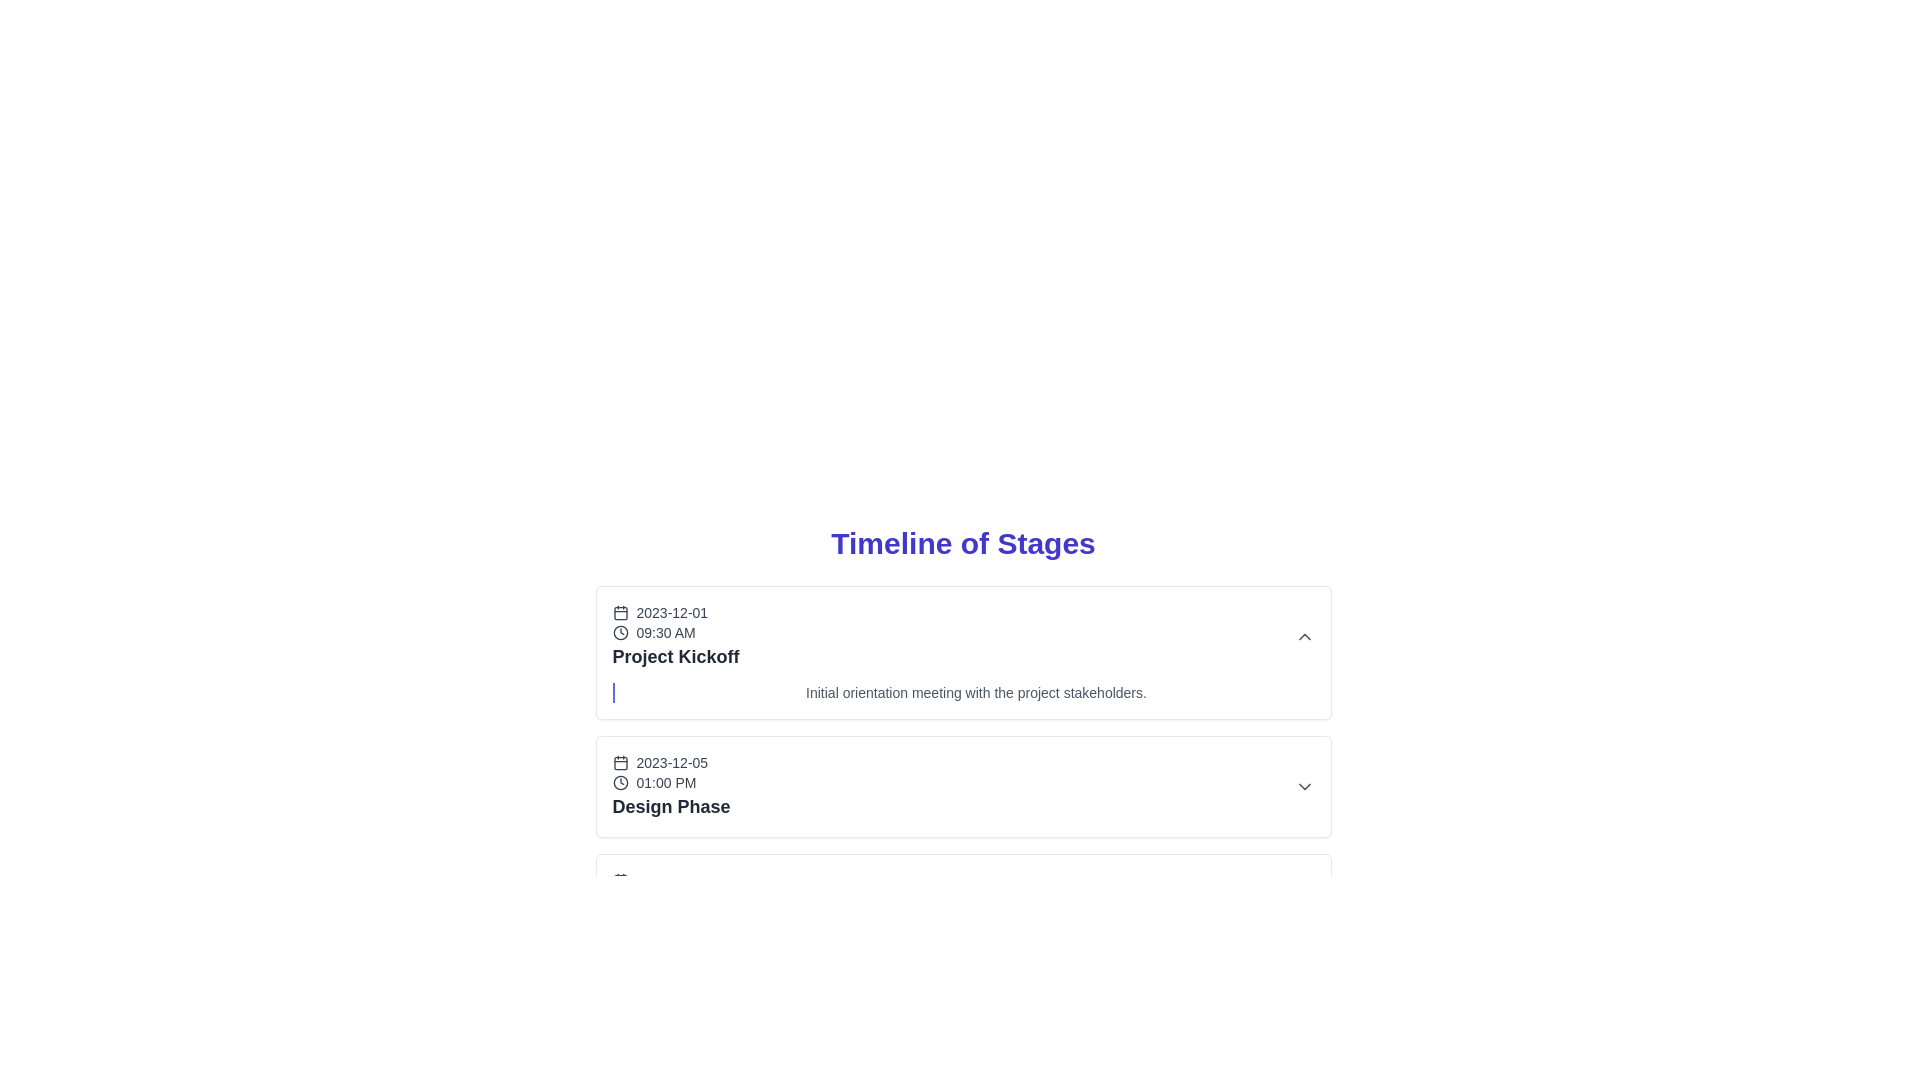  What do you see at coordinates (1304, 785) in the screenshot?
I see `the downward-pointing chevron icon located at the far right of the row labeled '2023-12-05 01:00 PM Design Phase'` at bounding box center [1304, 785].